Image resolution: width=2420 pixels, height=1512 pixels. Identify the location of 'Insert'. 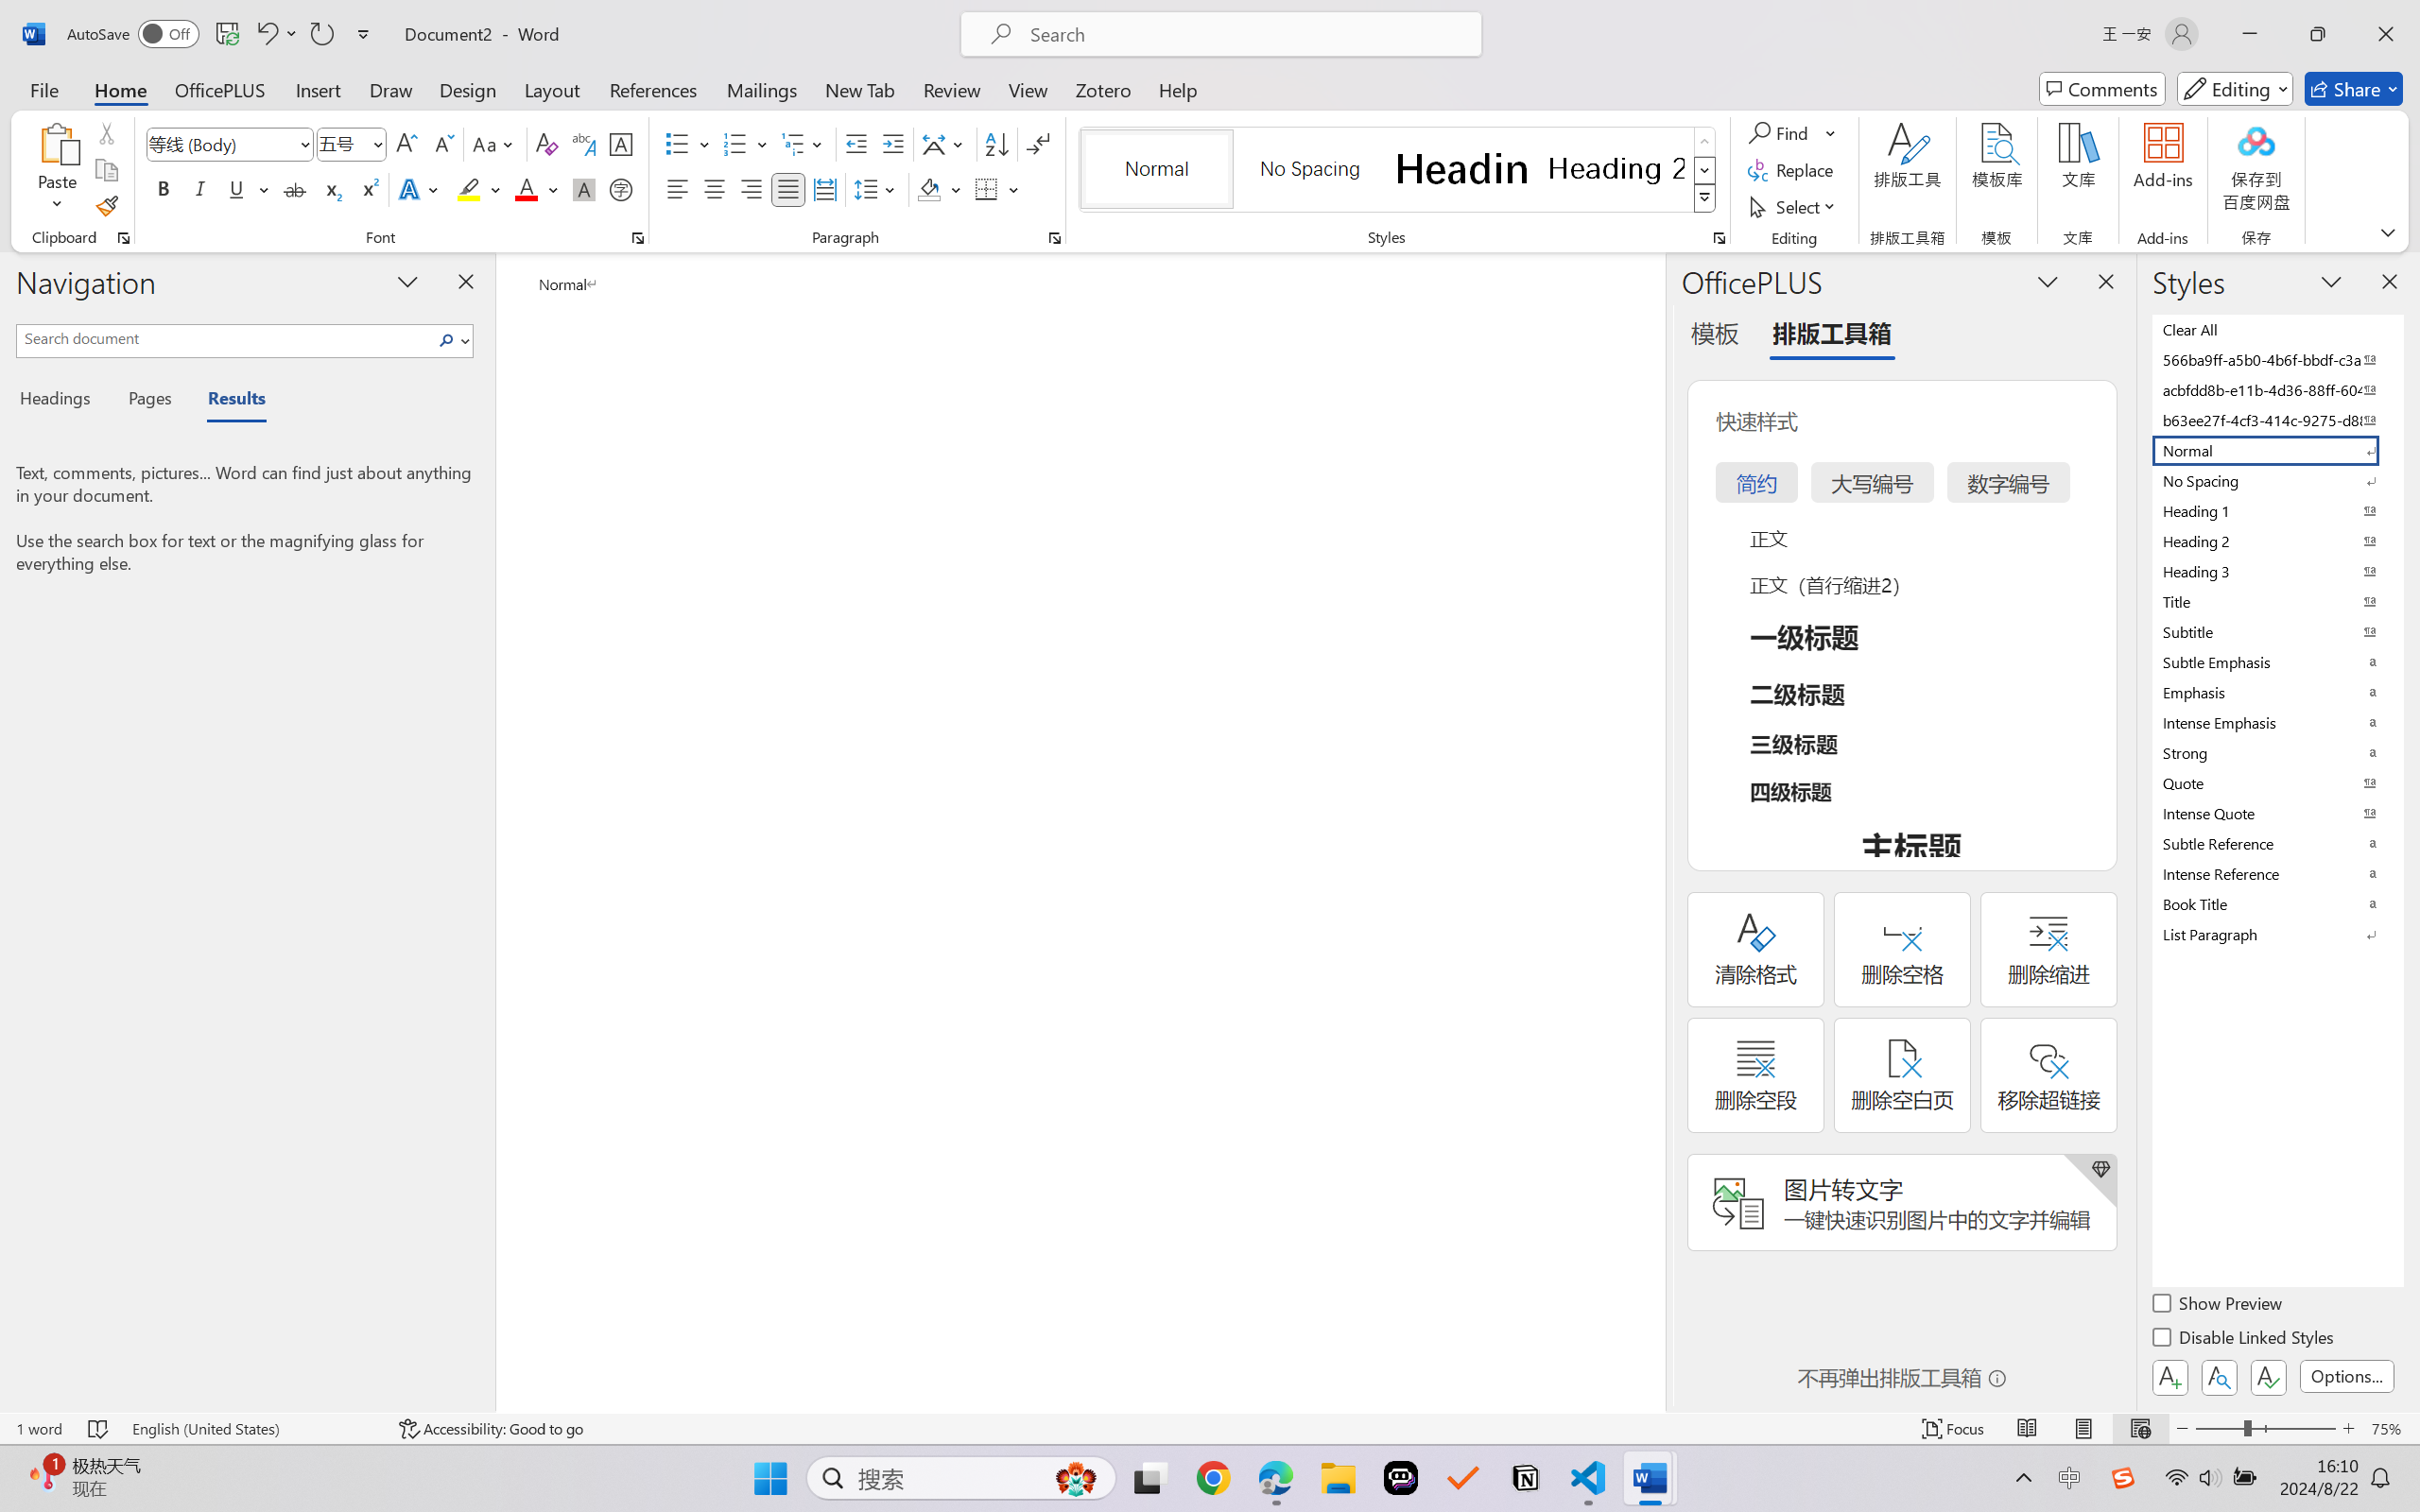
(317, 88).